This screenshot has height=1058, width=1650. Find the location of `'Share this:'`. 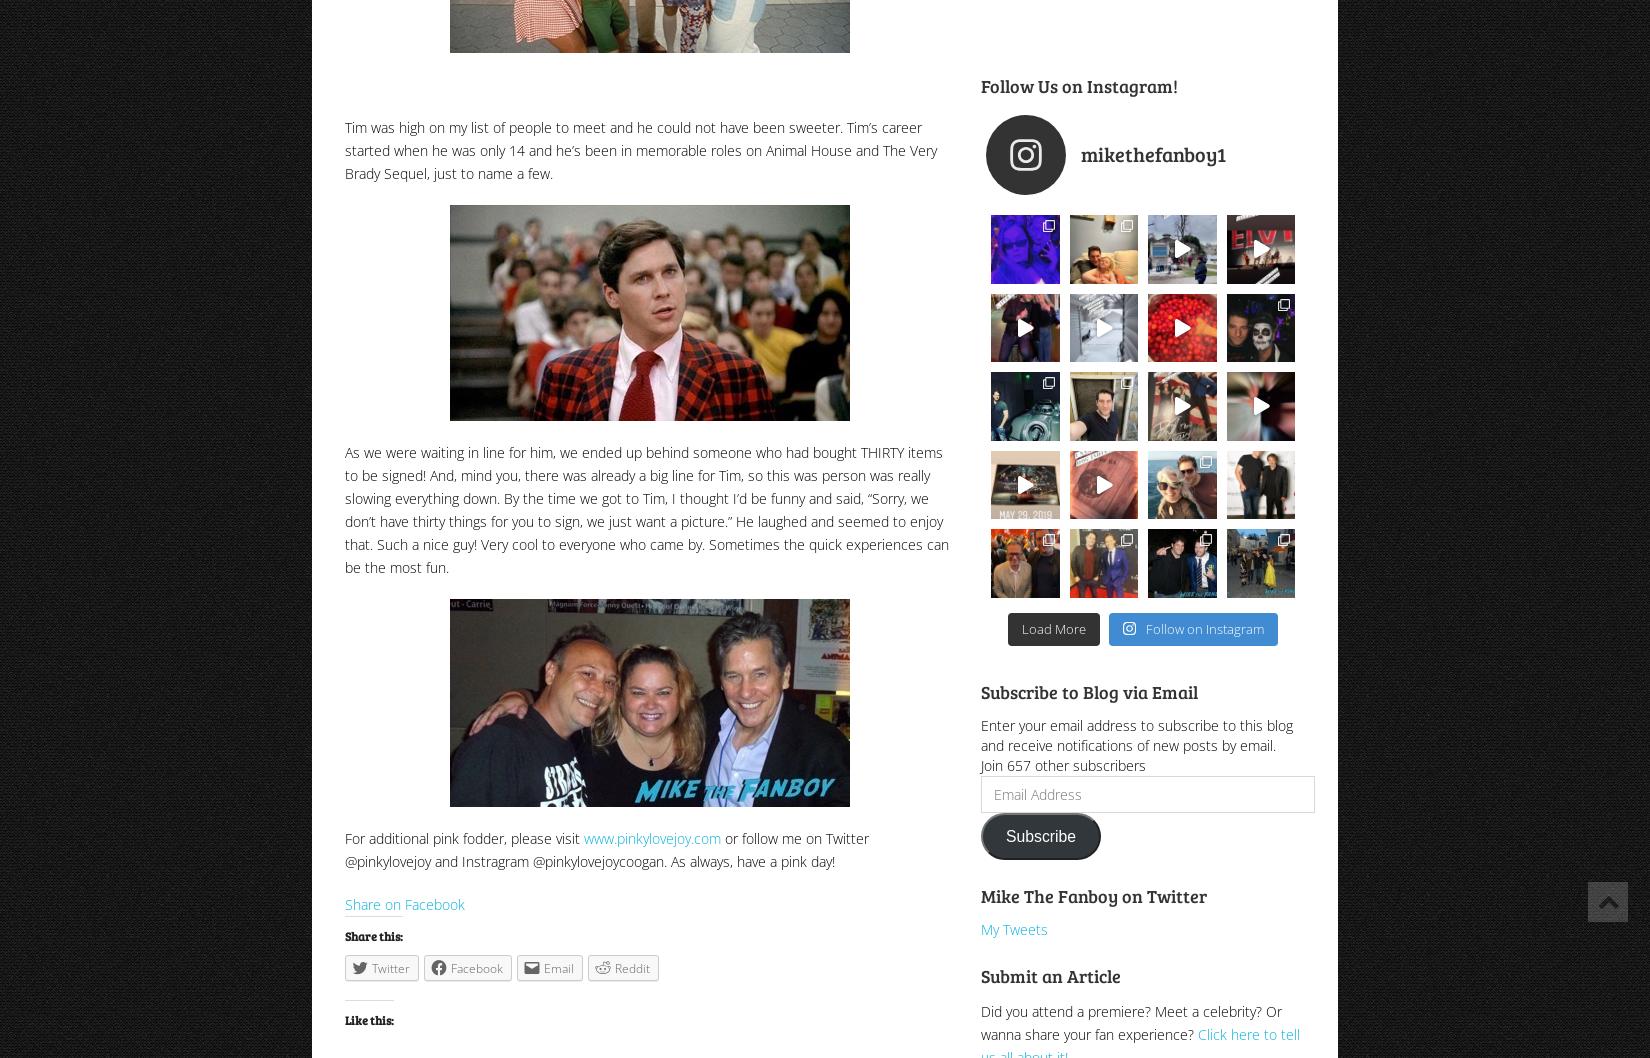

'Share this:' is located at coordinates (374, 936).